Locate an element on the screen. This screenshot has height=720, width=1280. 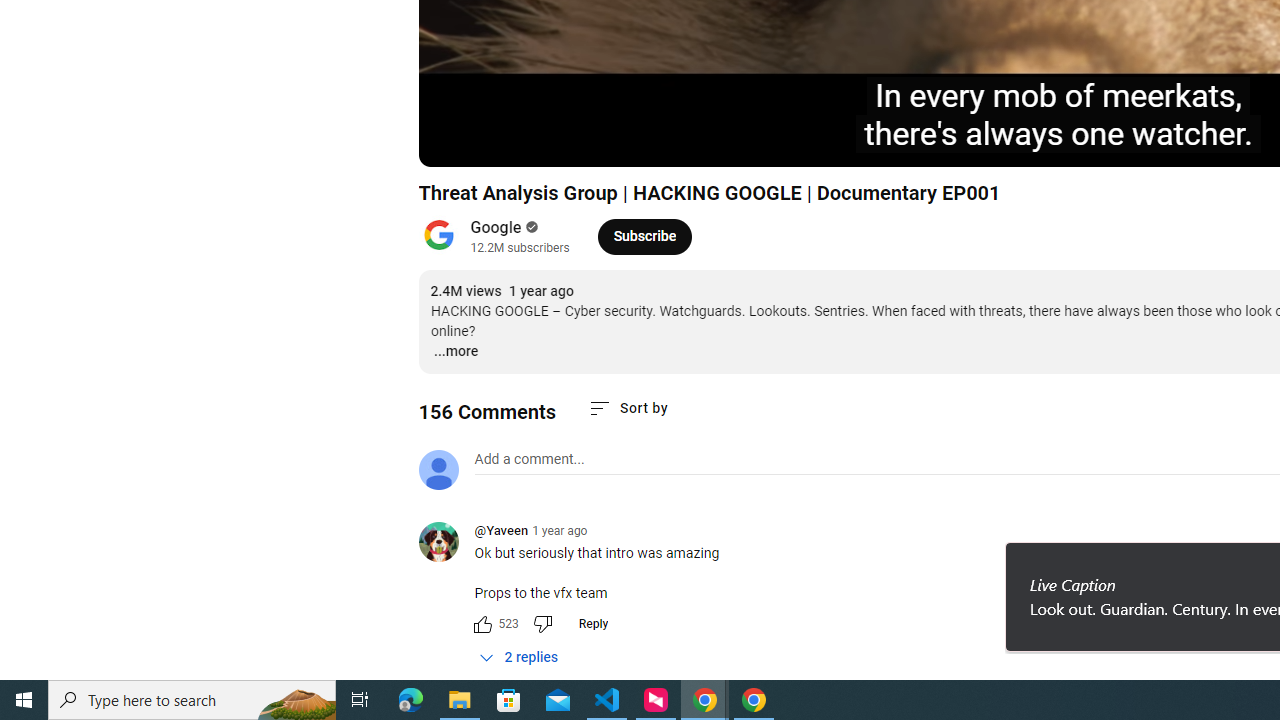
'...more' is located at coordinates (454, 351).